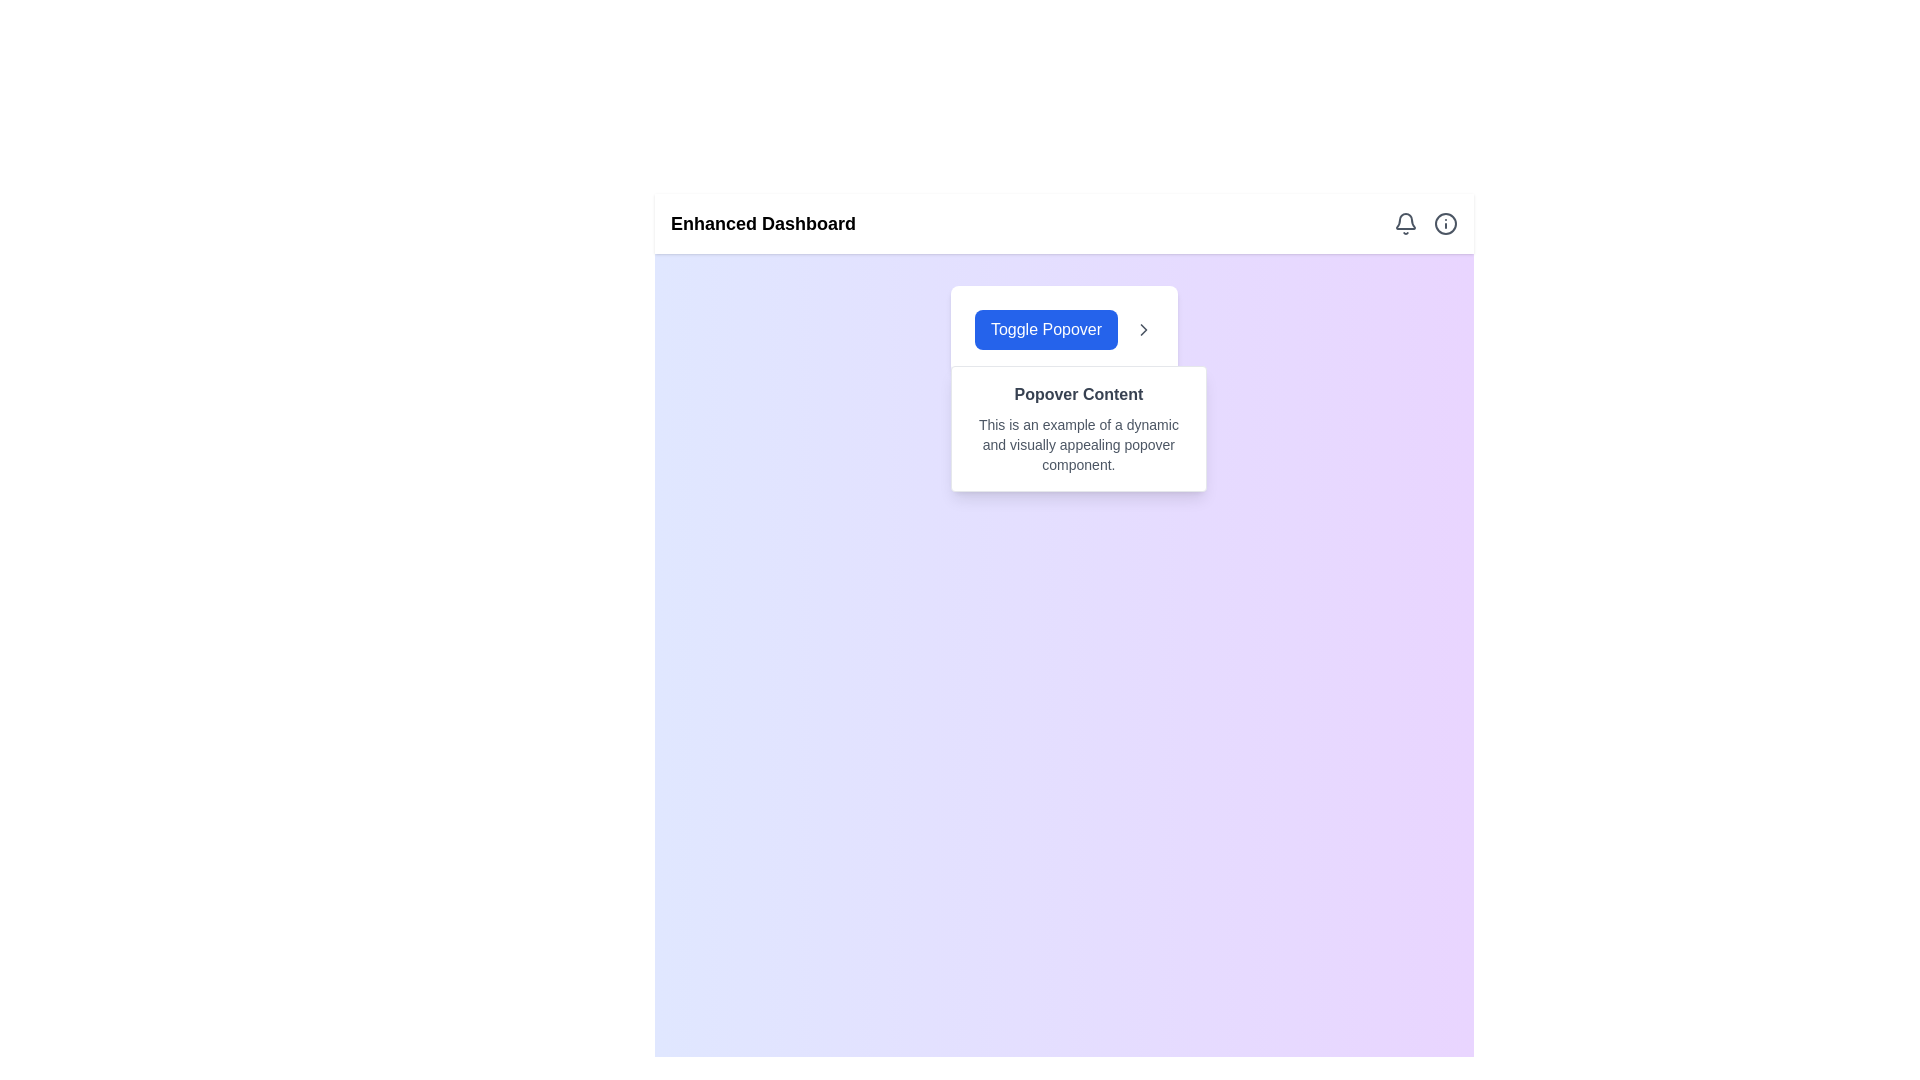  I want to click on the Popover or Tooltip that appears below the 'Toggle Popover' button, so click(1077, 427).